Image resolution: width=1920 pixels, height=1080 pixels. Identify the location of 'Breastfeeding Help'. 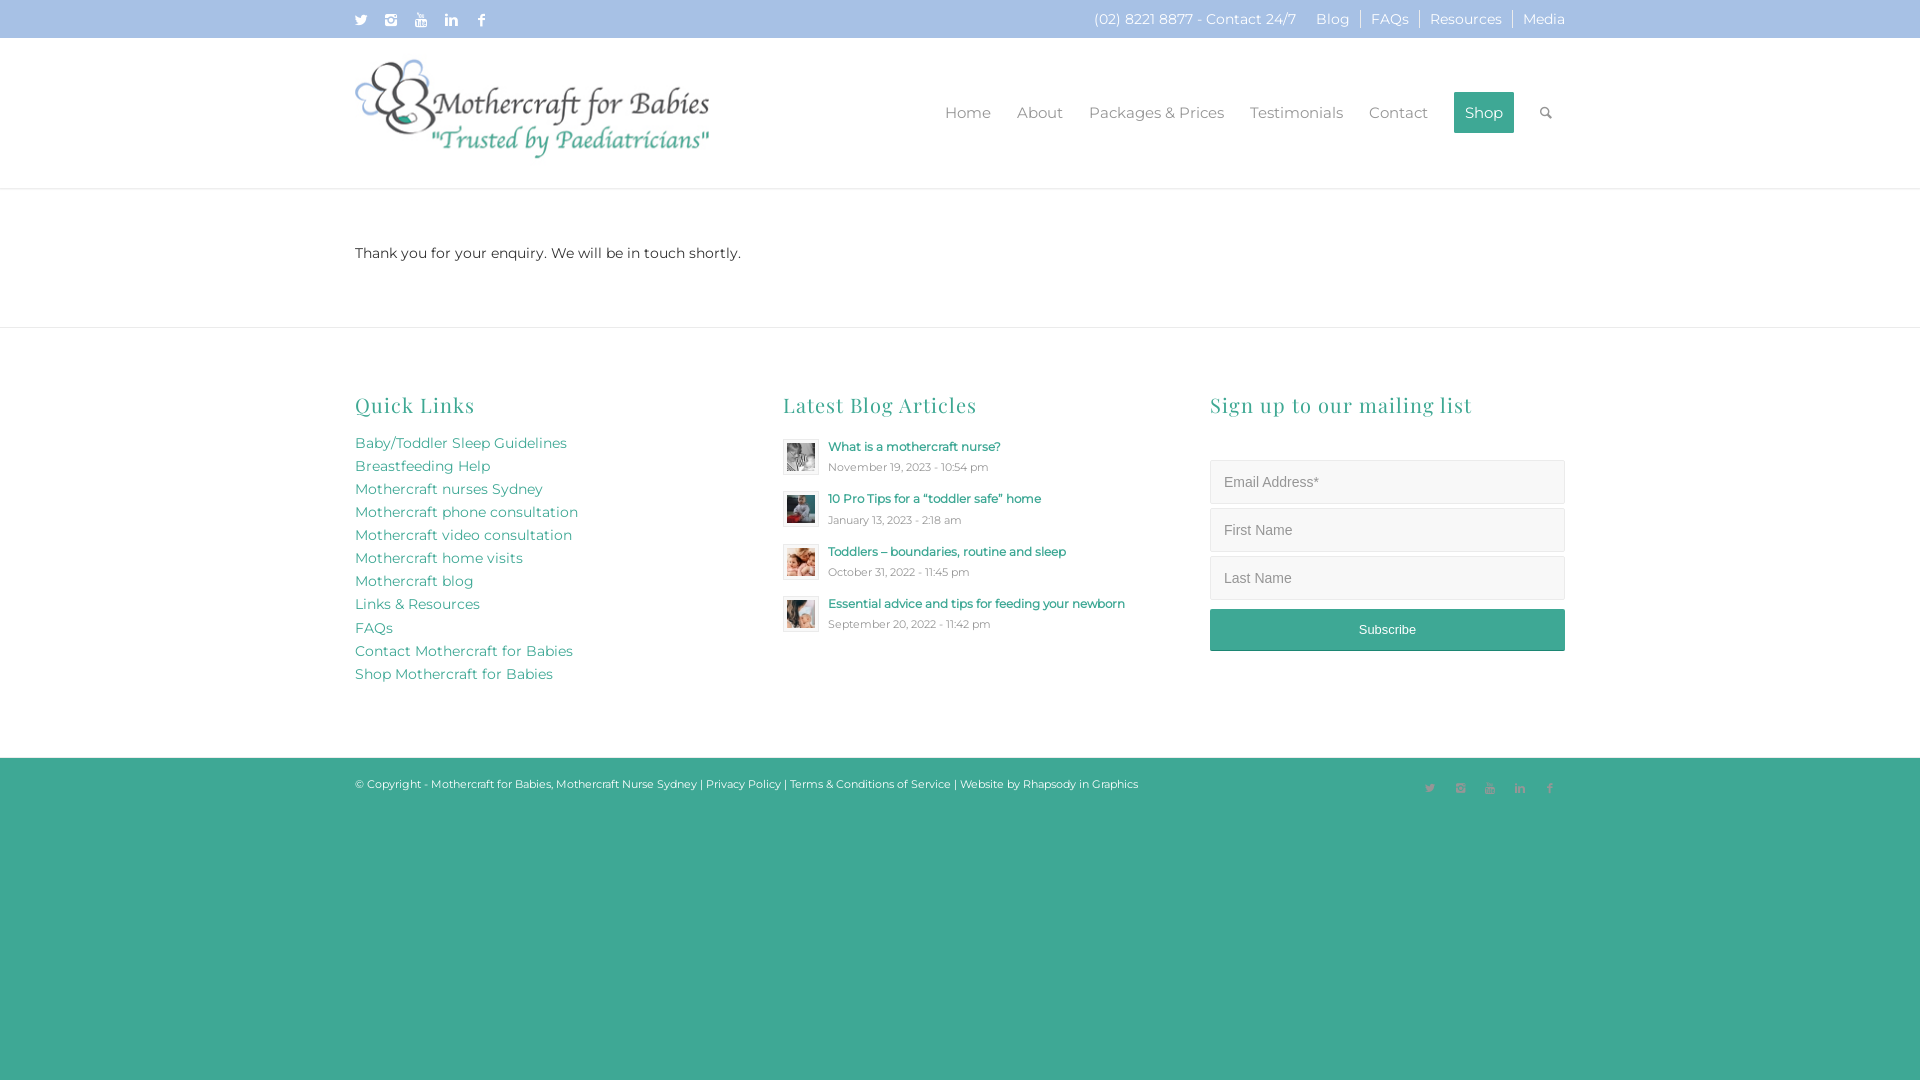
(421, 466).